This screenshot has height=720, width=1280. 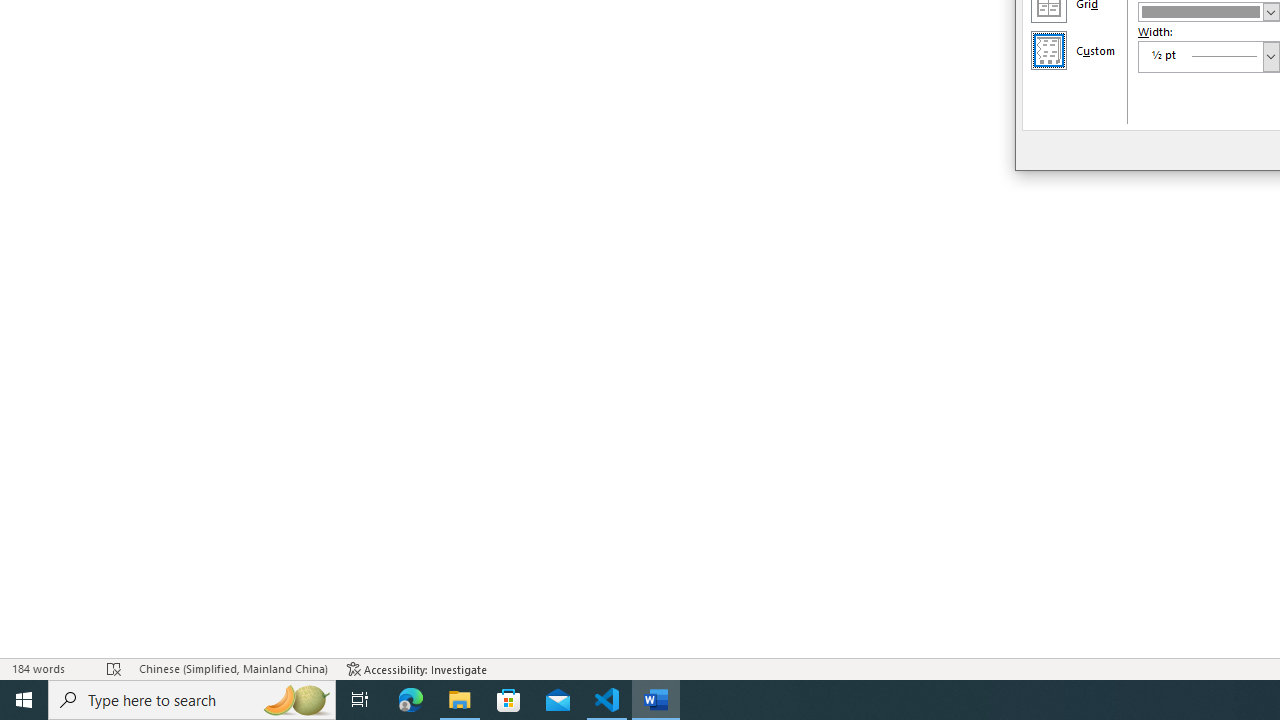 I want to click on 'Task View', so click(x=359, y=698).